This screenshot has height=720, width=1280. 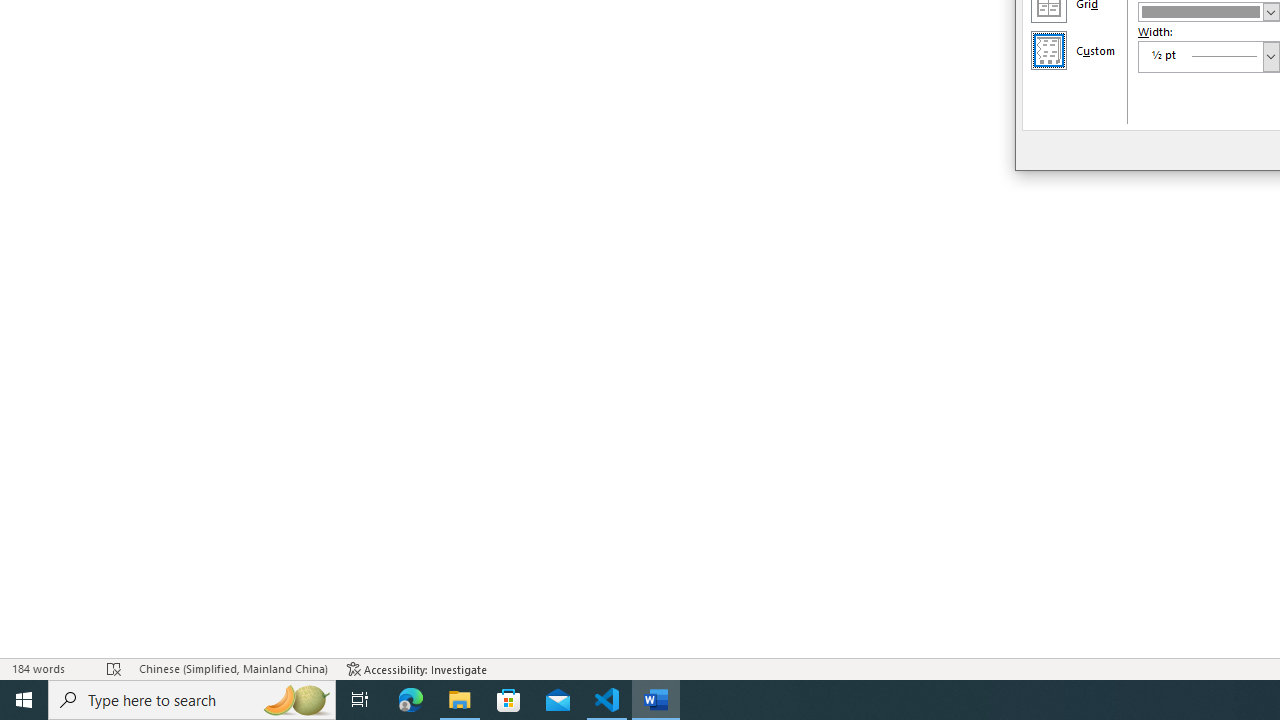 I want to click on 'Task View', so click(x=359, y=698).